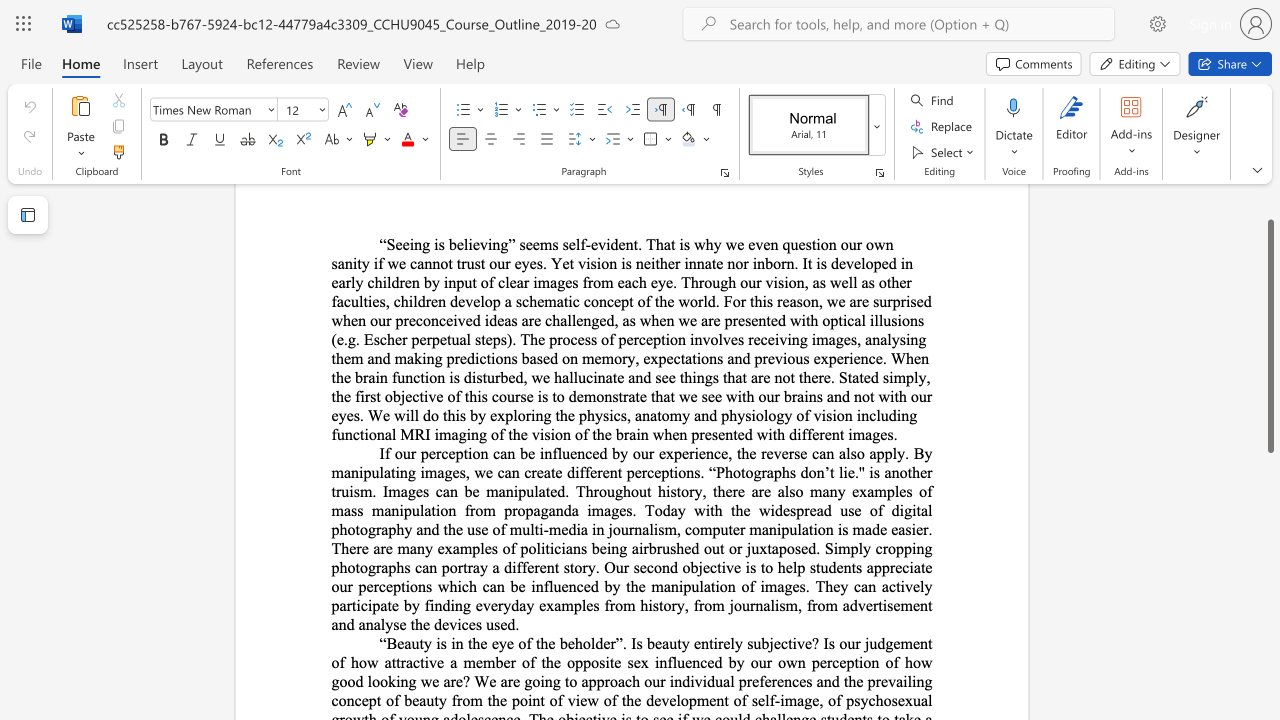  Describe the element at coordinates (1269, 335) in the screenshot. I see `the scrollbar and move up 30 pixels` at that location.